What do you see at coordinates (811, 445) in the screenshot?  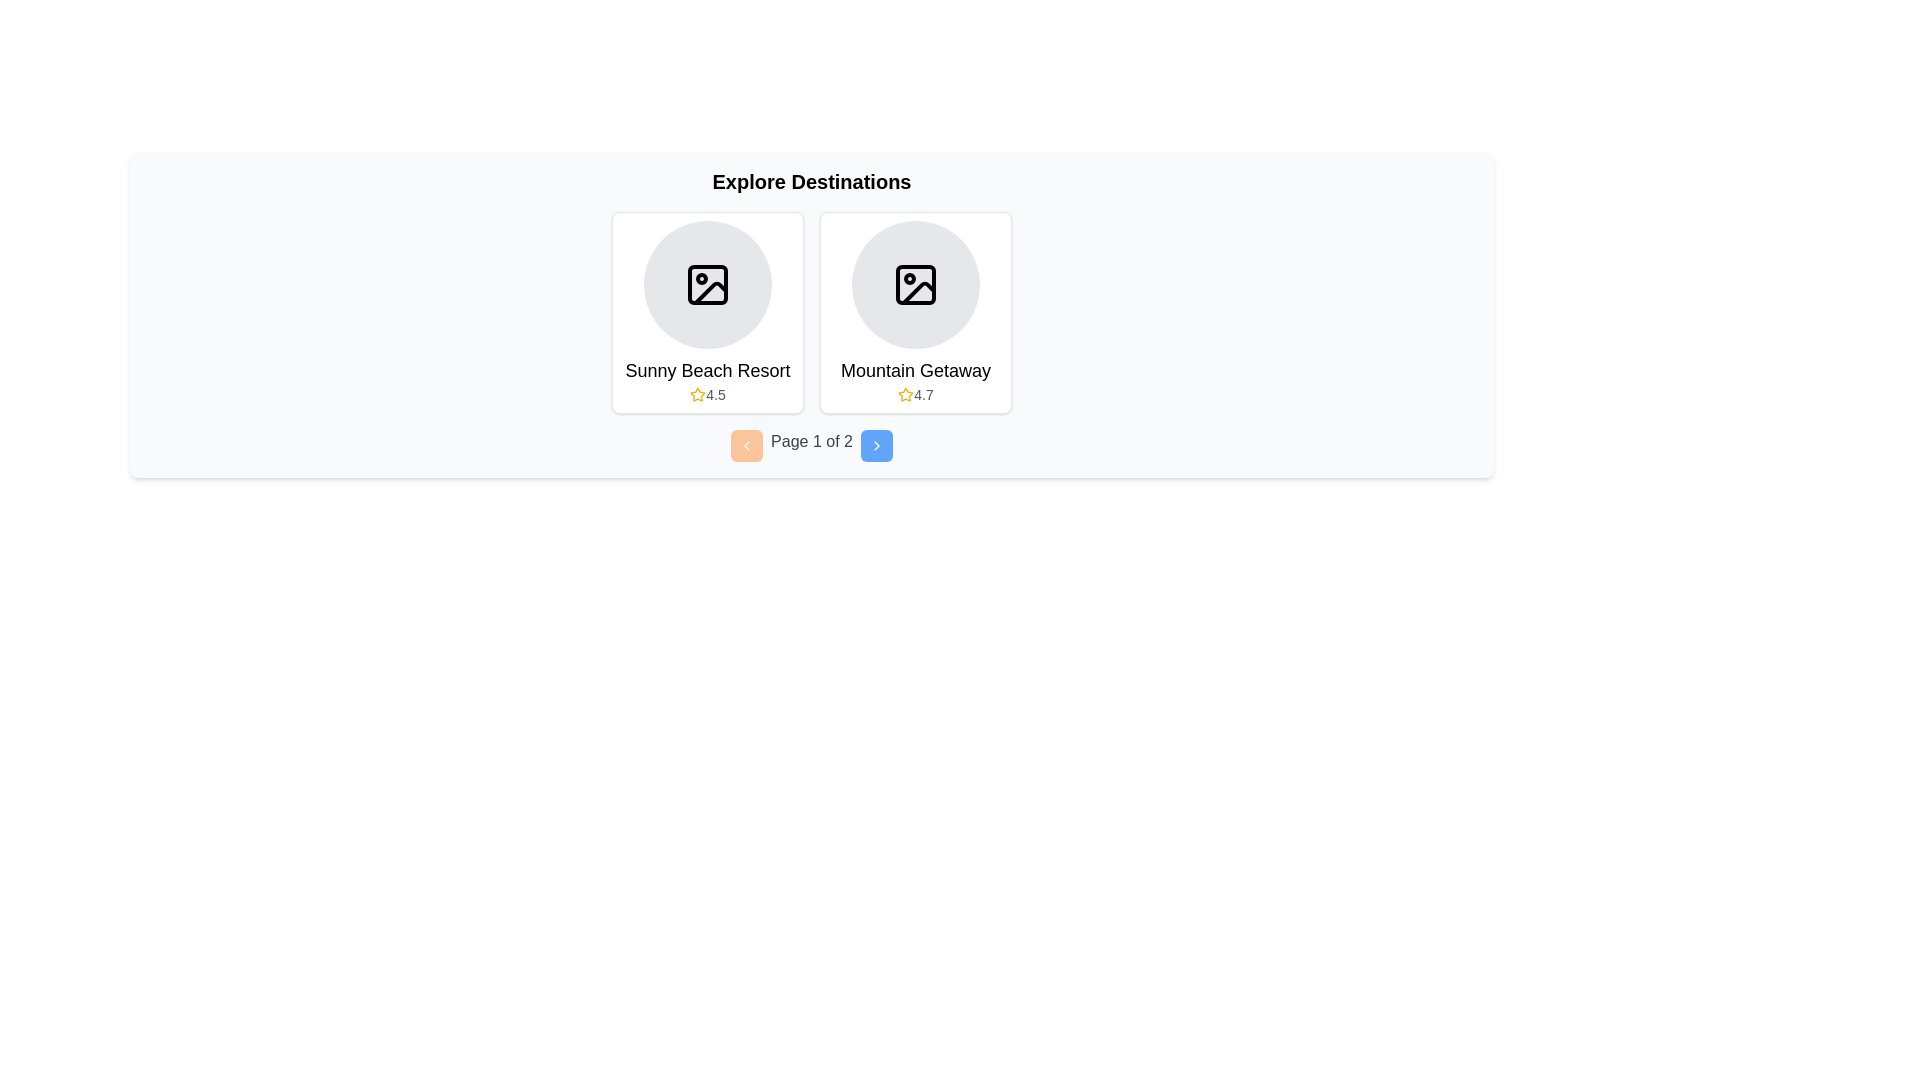 I see `the textual label displaying 'Page 1 of 2', styled in gray, located centrally within the pagination component` at bounding box center [811, 445].